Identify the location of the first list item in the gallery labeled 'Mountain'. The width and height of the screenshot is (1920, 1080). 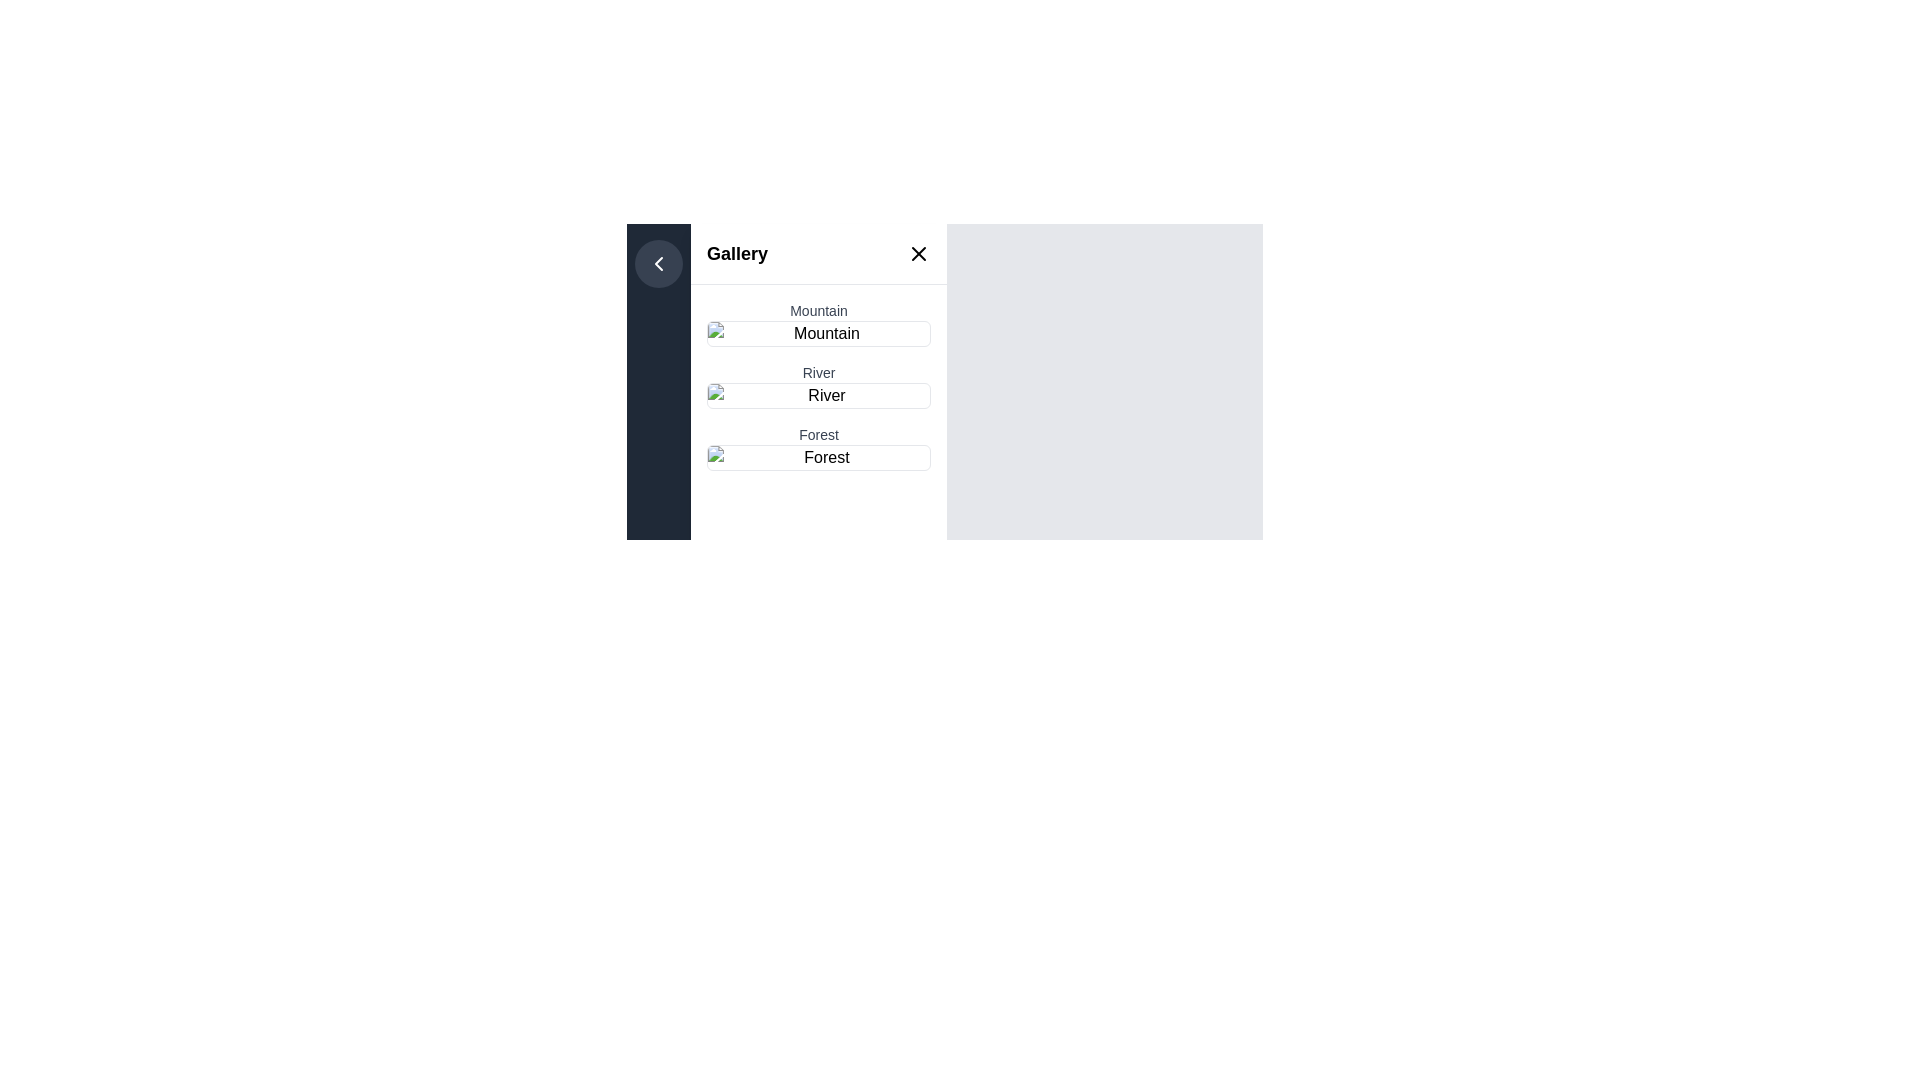
(819, 323).